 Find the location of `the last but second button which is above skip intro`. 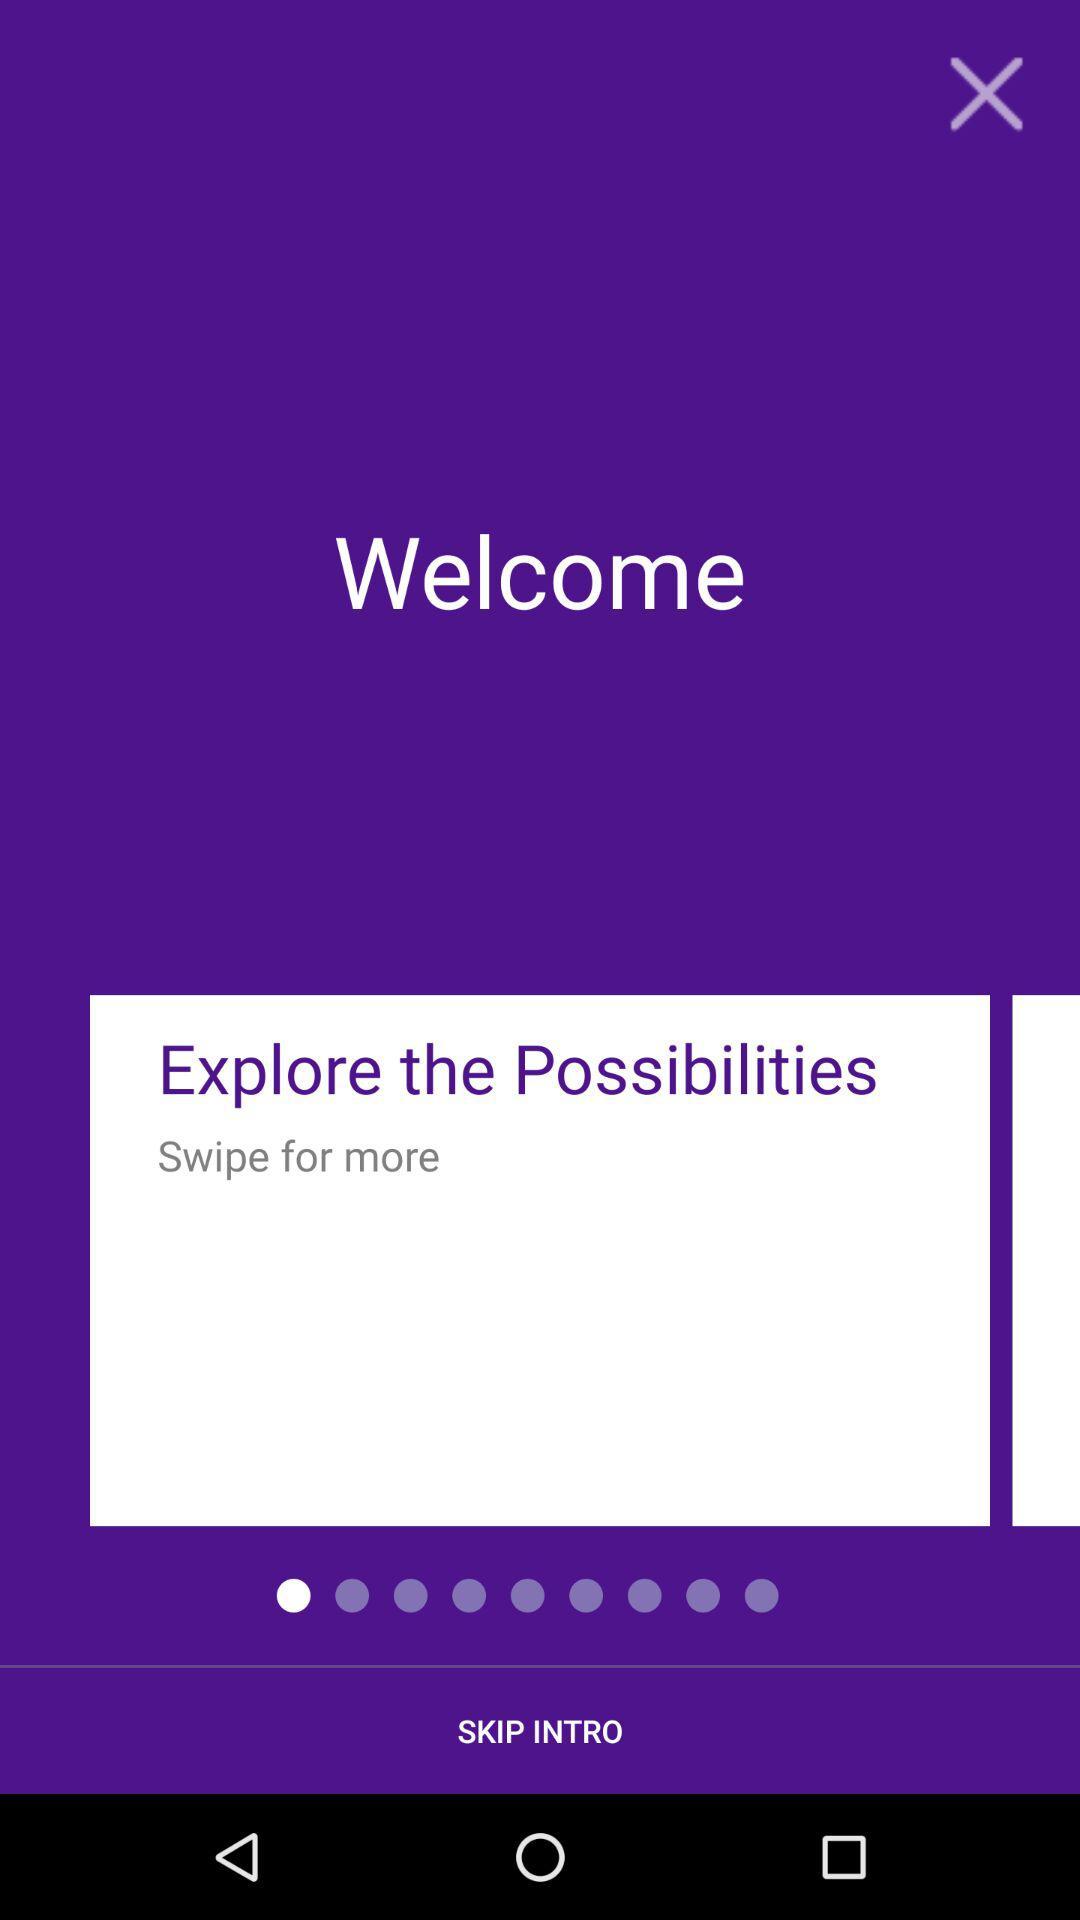

the last but second button which is above skip intro is located at coordinates (644, 1595).